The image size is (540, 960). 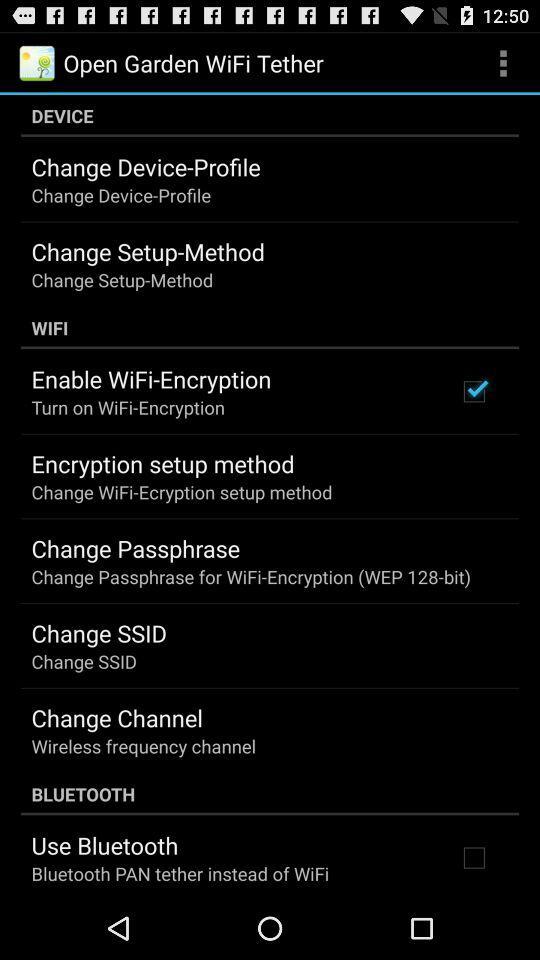 I want to click on the app below change ssid item, so click(x=117, y=717).